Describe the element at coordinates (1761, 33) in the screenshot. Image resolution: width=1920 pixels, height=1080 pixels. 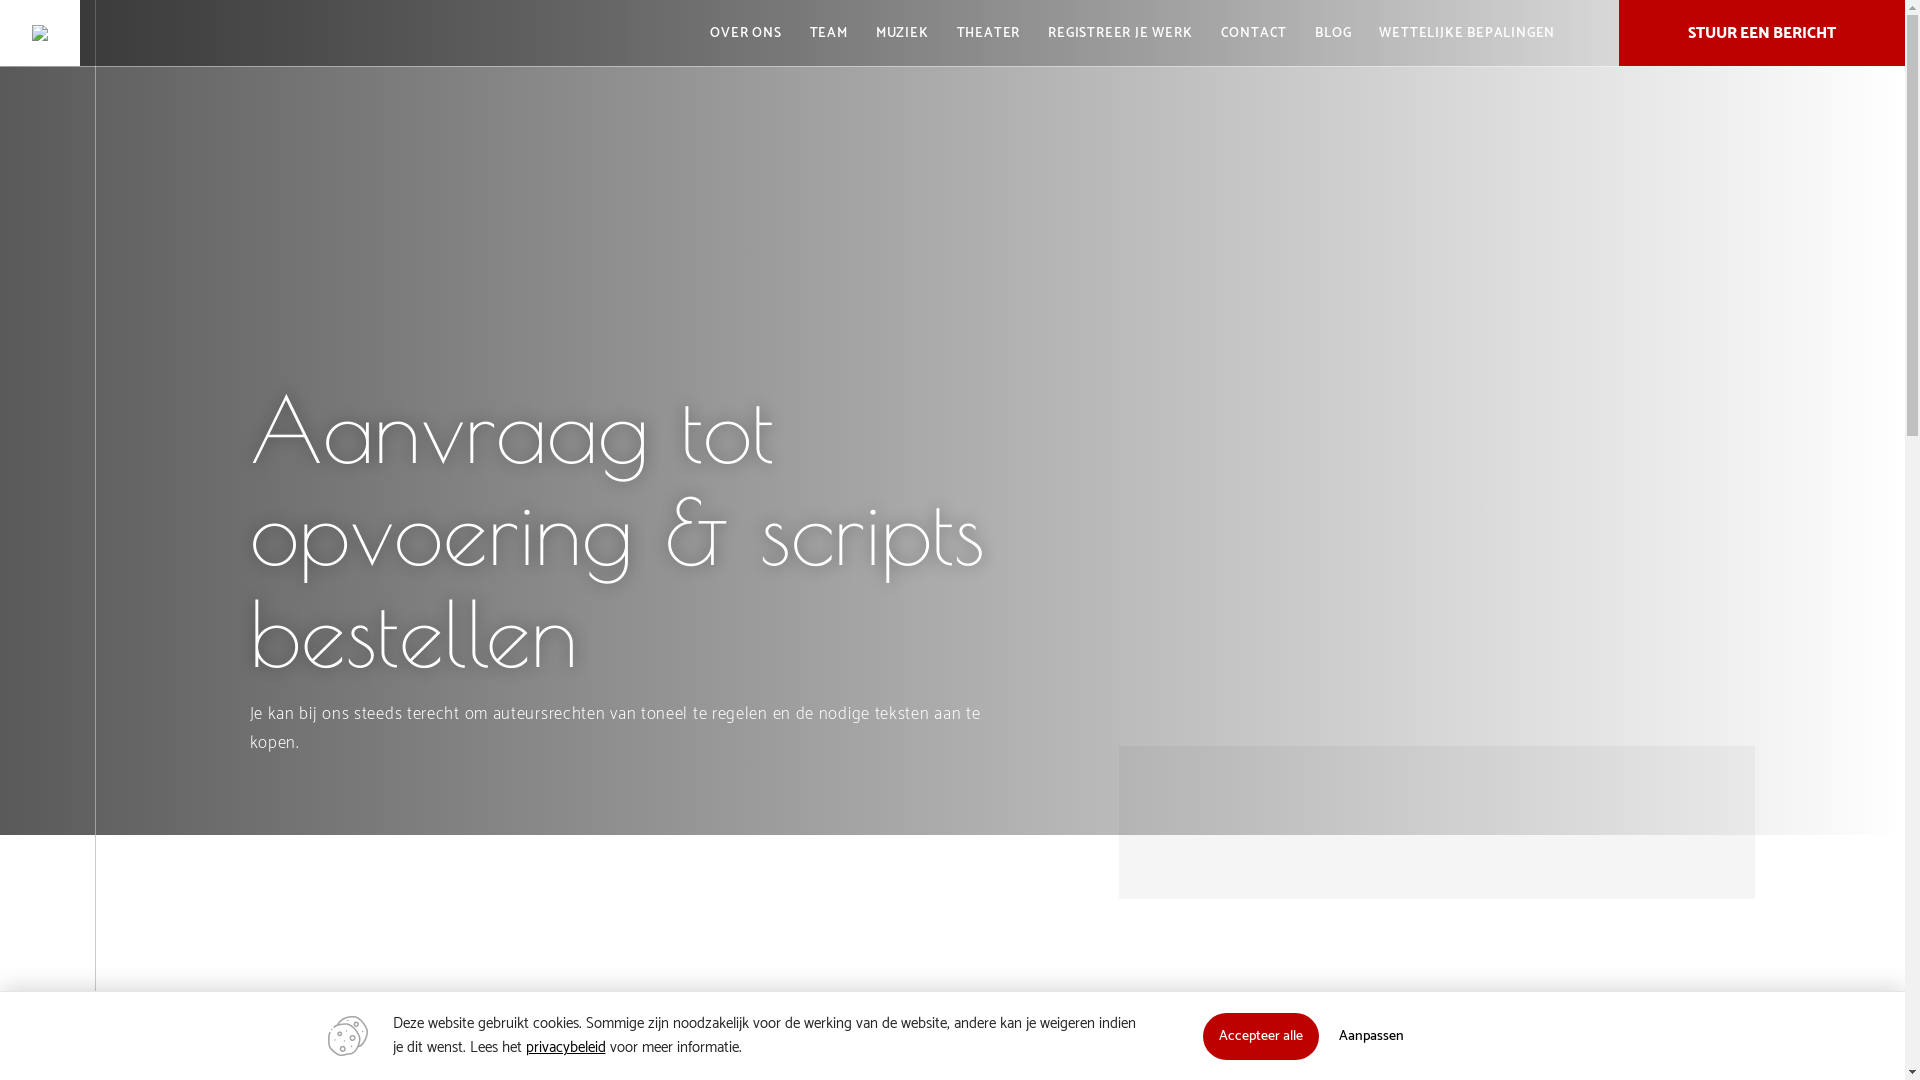
I see `'STUUR EEN BERICHT'` at that location.